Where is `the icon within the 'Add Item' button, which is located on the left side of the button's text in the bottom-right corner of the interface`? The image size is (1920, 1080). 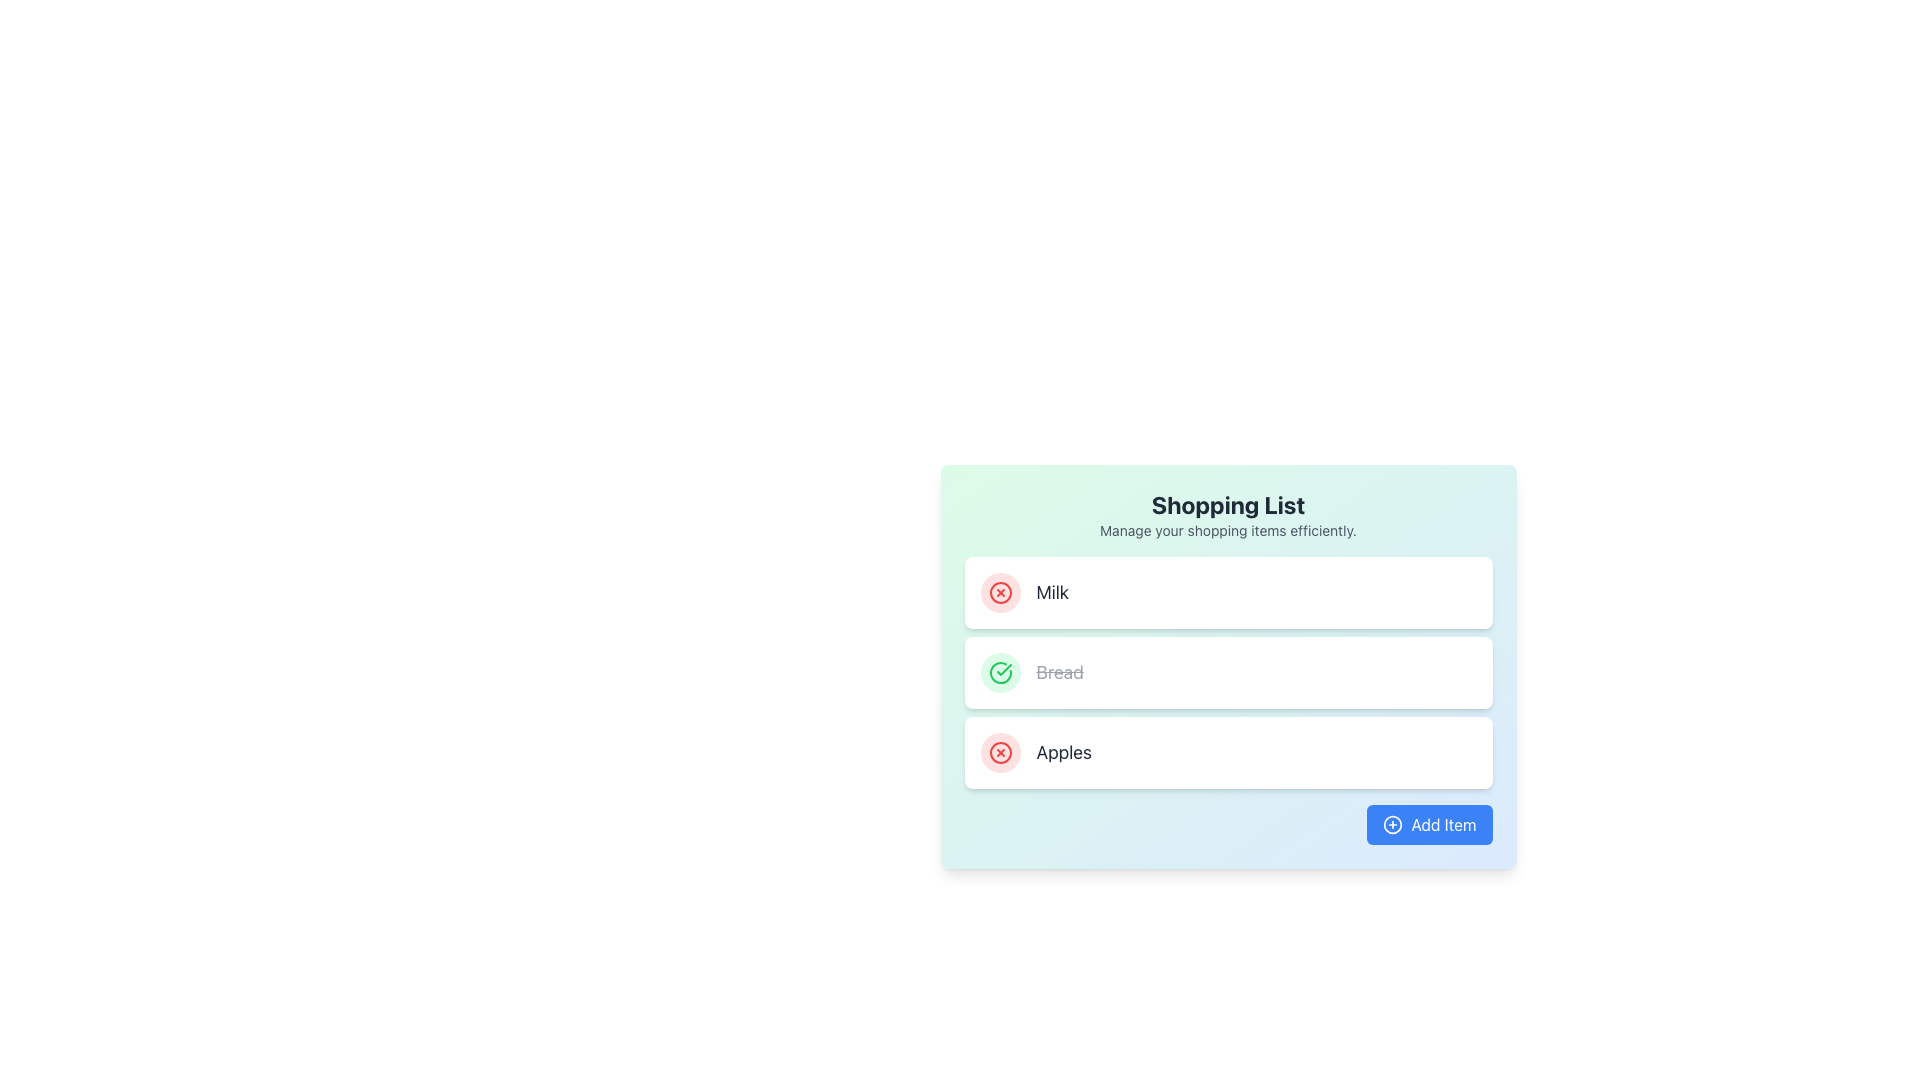
the icon within the 'Add Item' button, which is located on the left side of the button's text in the bottom-right corner of the interface is located at coordinates (1392, 825).